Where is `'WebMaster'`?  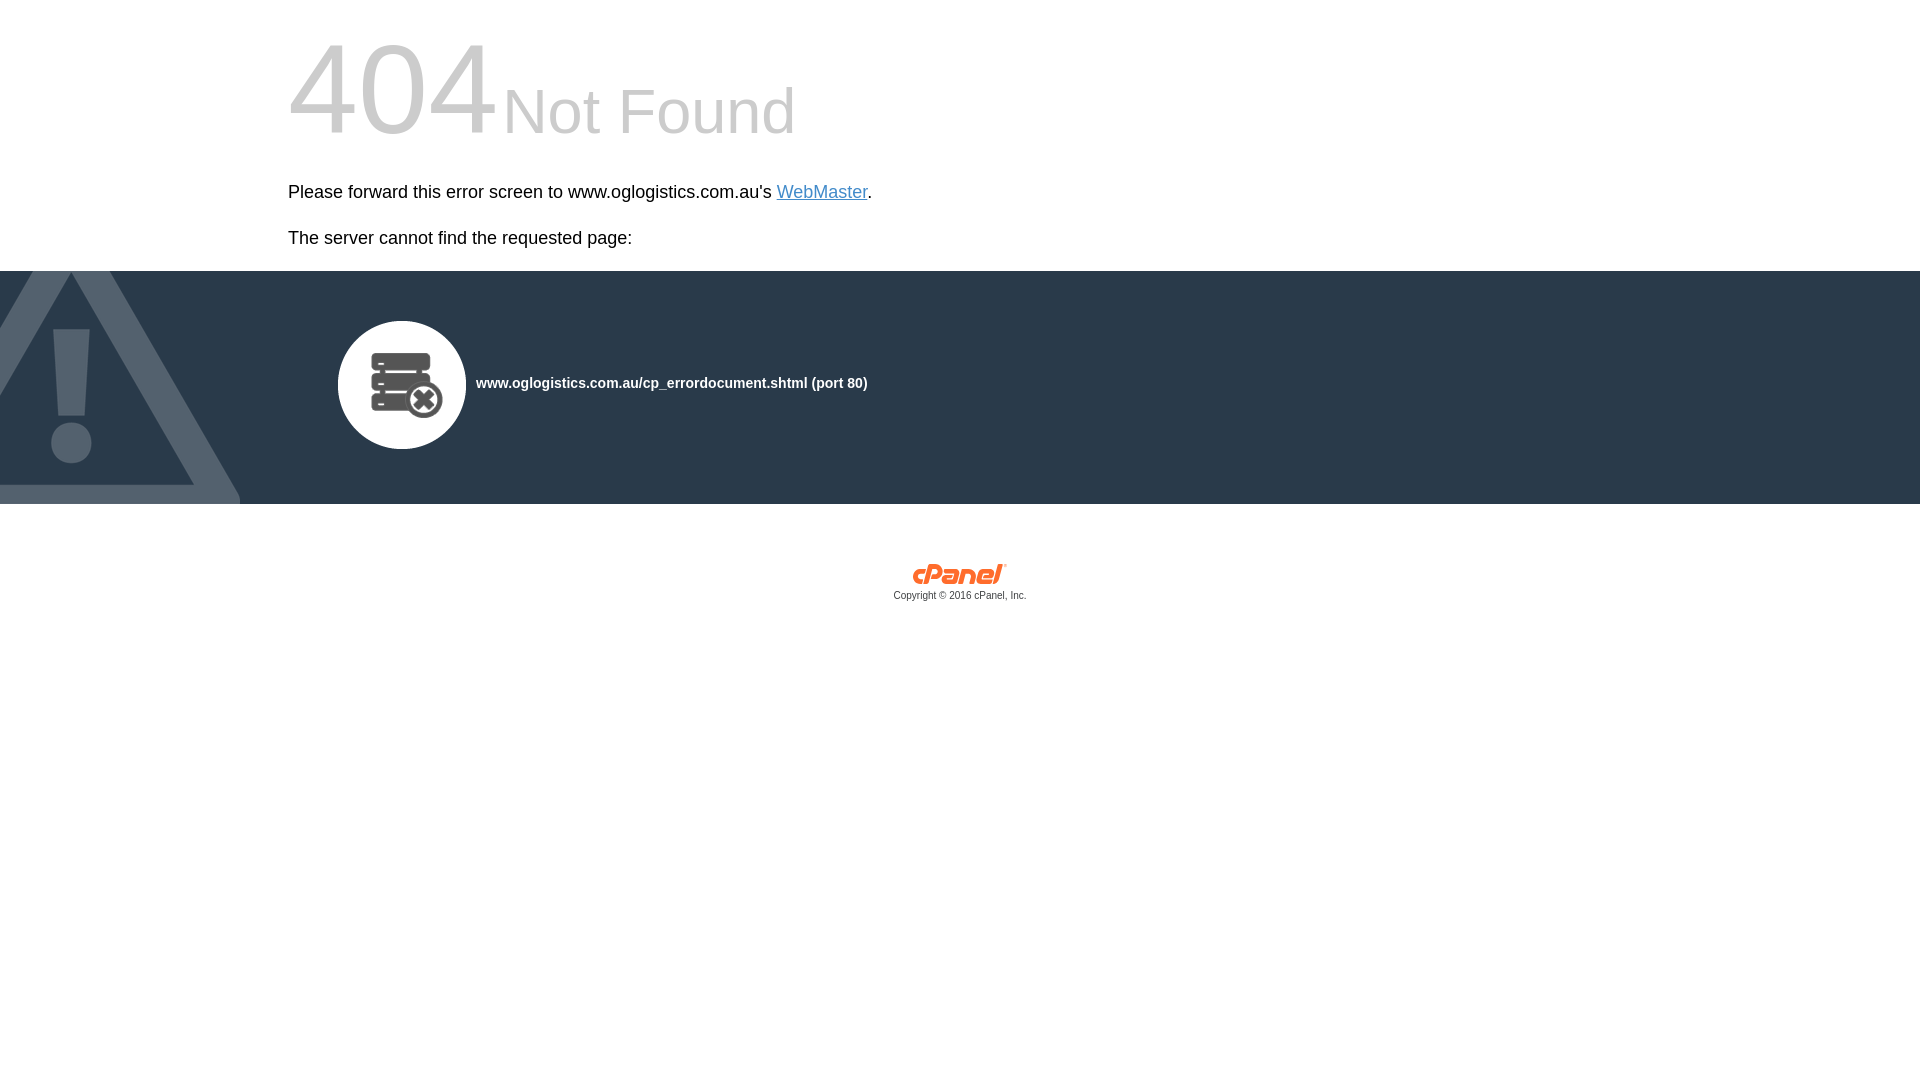 'WebMaster' is located at coordinates (822, 192).